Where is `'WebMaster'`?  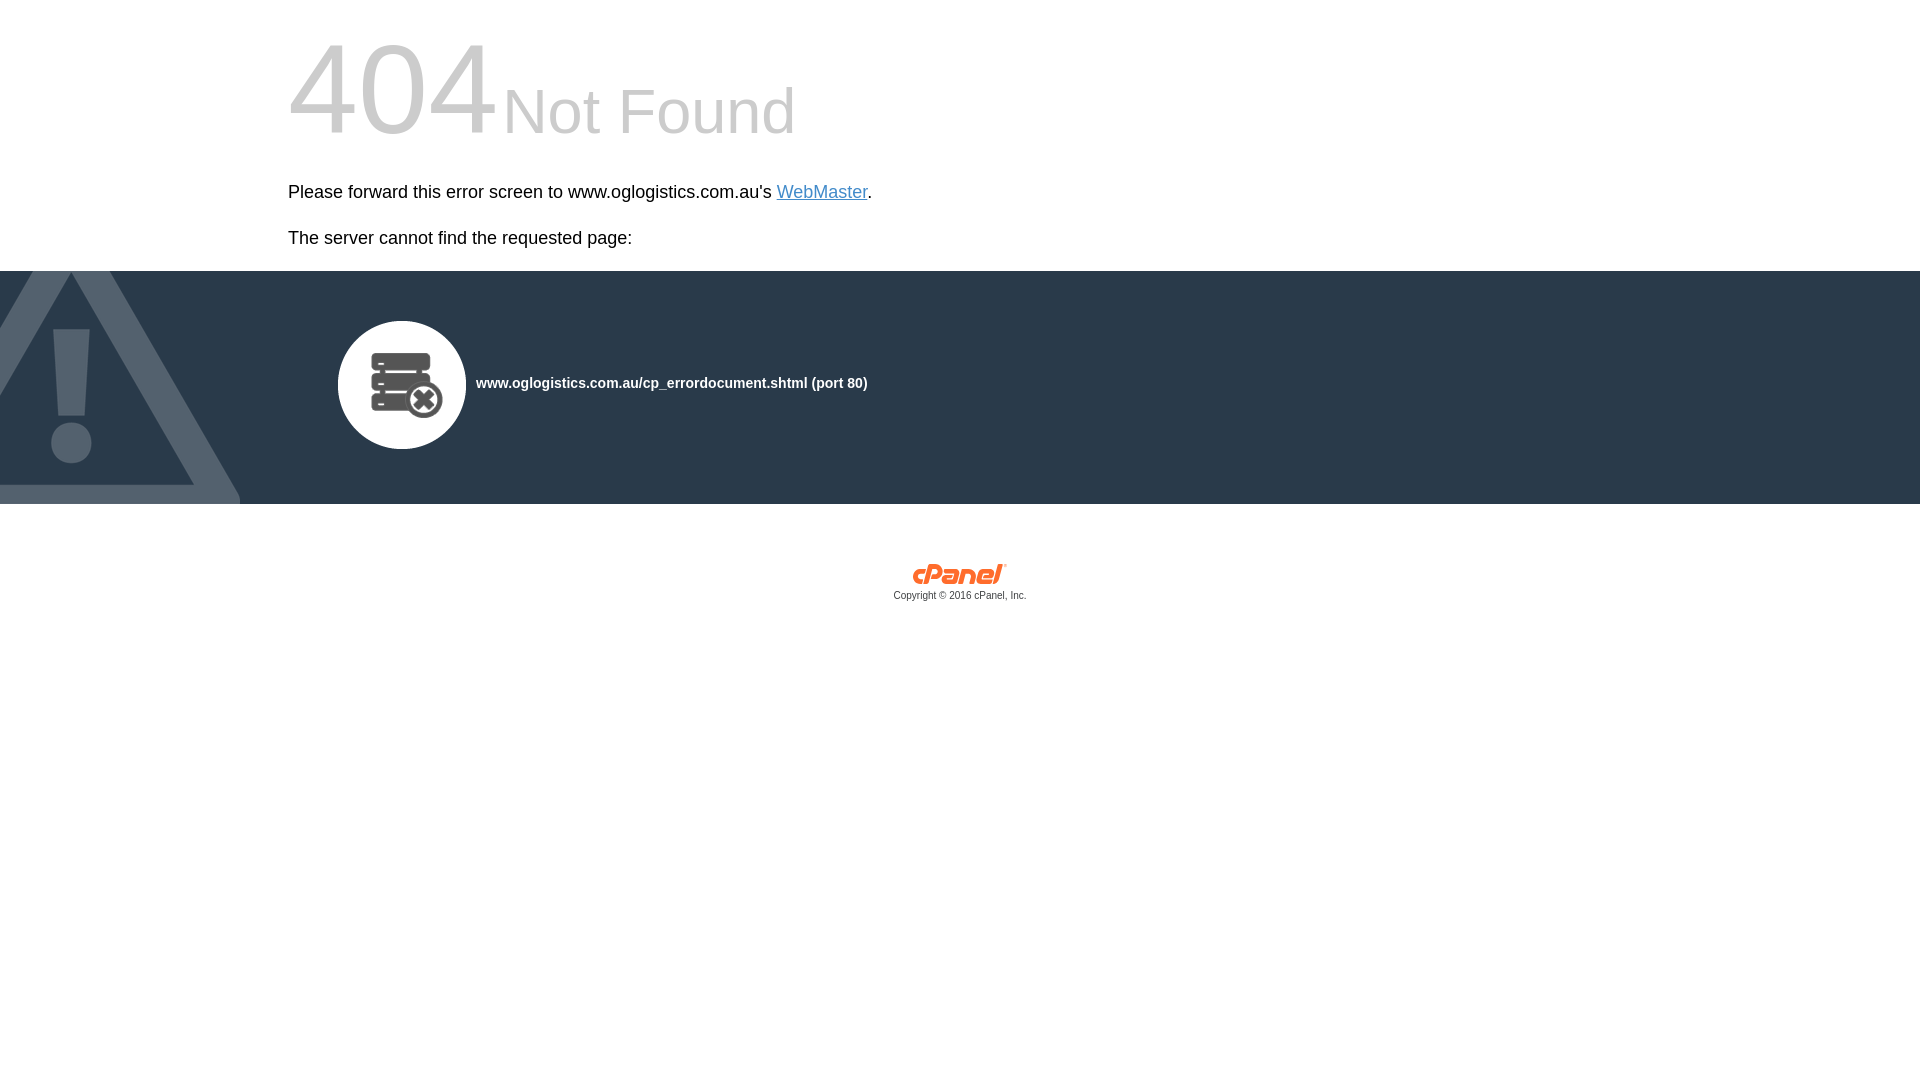 'WebMaster' is located at coordinates (822, 192).